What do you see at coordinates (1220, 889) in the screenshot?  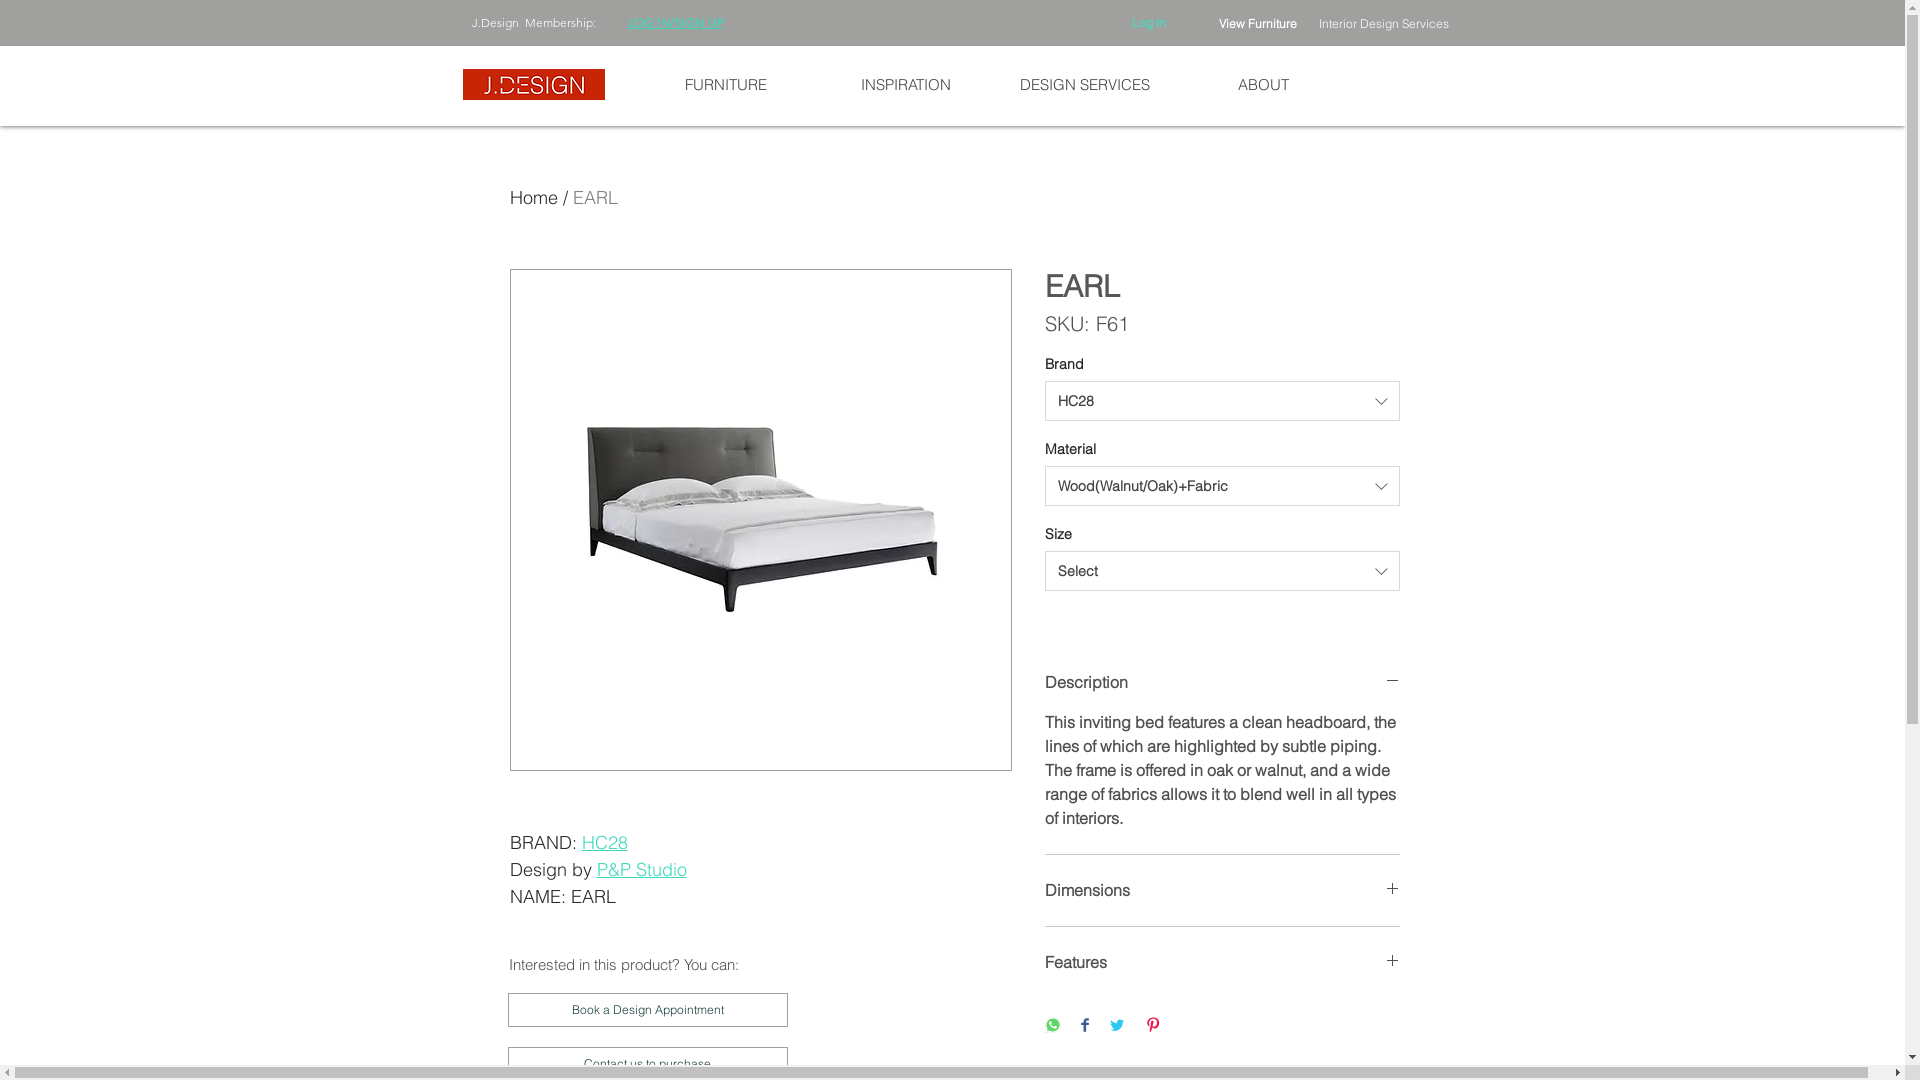 I see `'Dimensions'` at bounding box center [1220, 889].